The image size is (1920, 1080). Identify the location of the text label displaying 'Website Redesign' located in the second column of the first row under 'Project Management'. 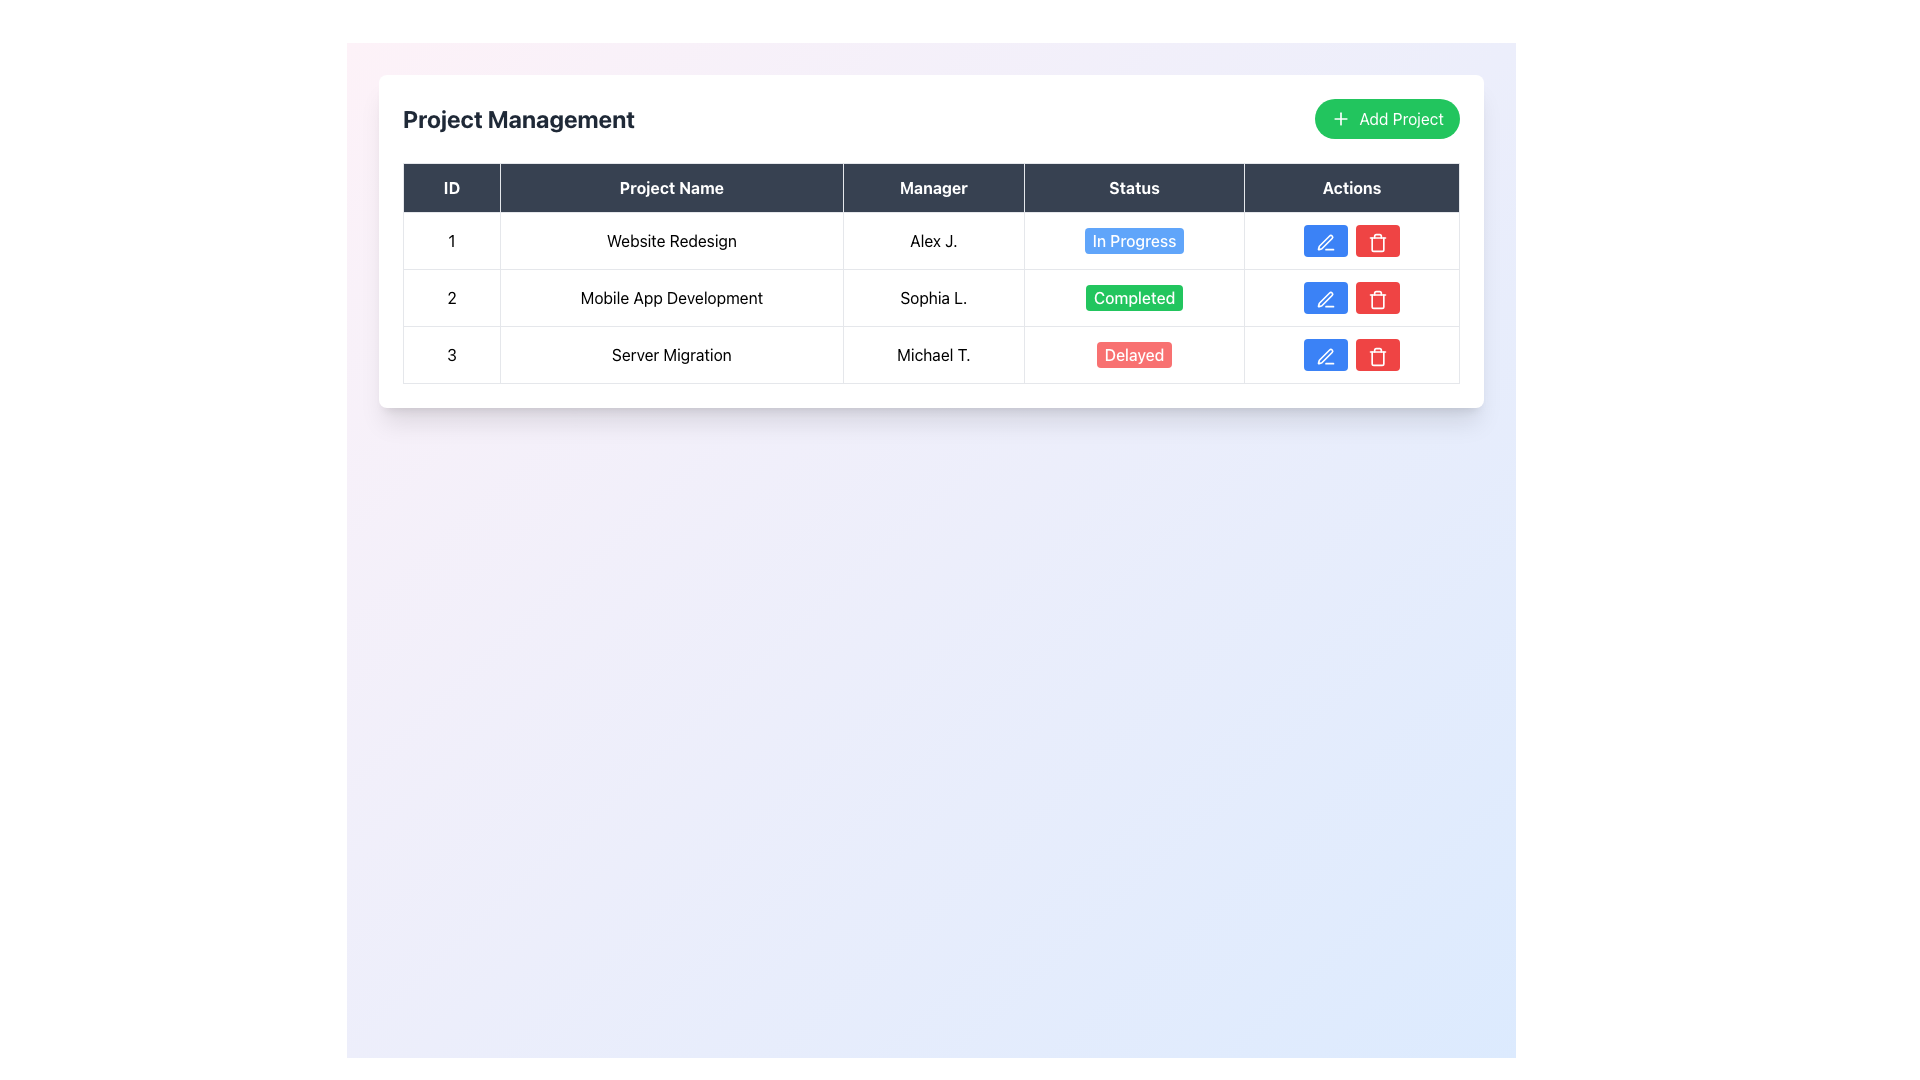
(671, 239).